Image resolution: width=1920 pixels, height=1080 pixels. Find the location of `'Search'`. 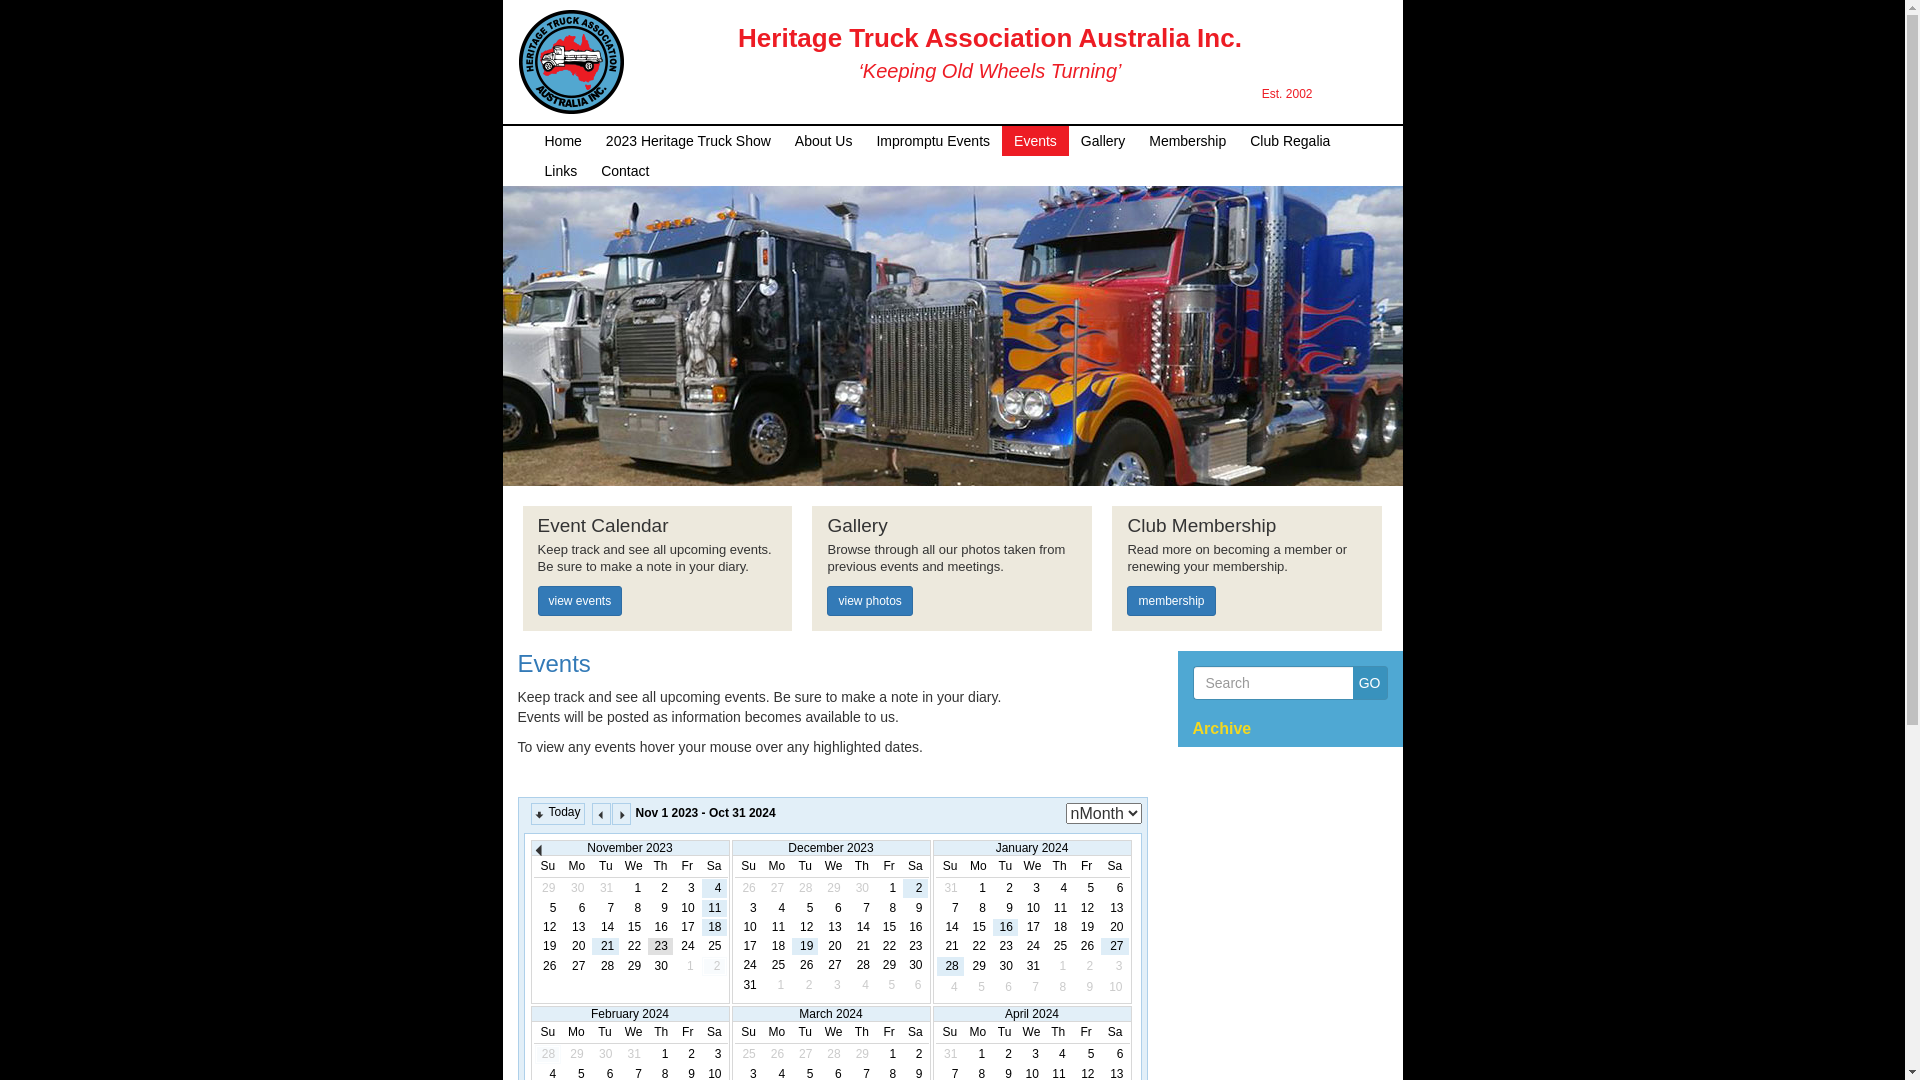

'Search' is located at coordinates (1191, 681).